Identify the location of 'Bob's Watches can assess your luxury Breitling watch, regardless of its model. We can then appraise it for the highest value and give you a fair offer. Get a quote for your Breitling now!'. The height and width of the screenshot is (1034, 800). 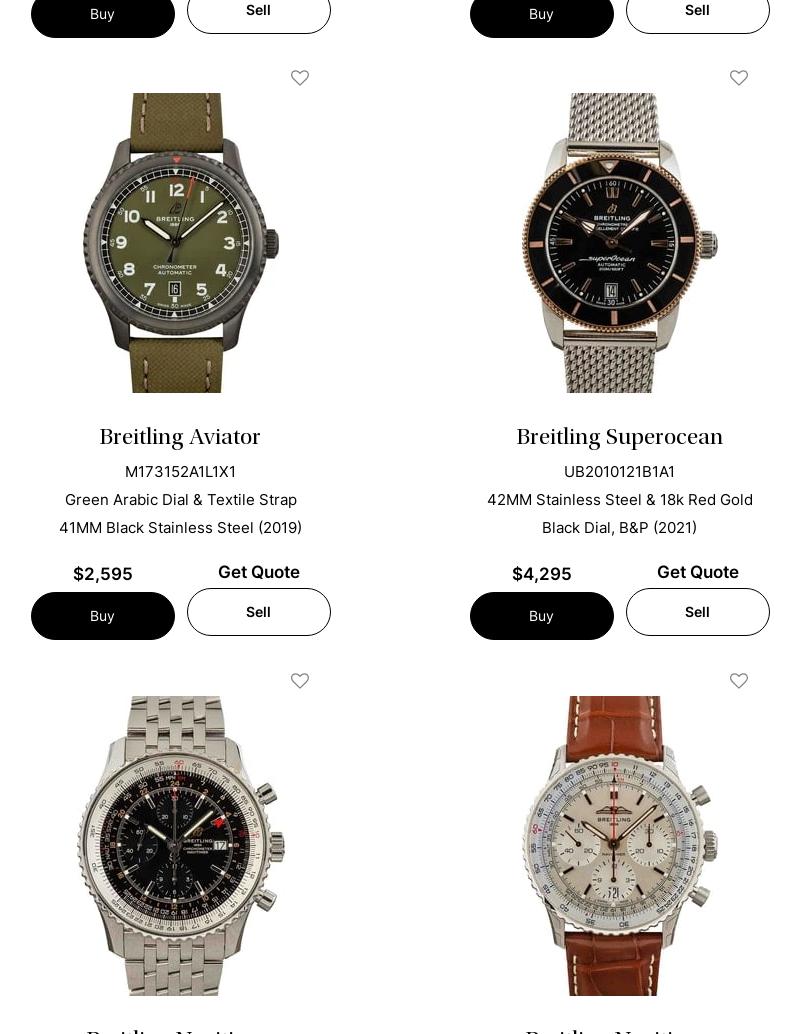
(398, 499).